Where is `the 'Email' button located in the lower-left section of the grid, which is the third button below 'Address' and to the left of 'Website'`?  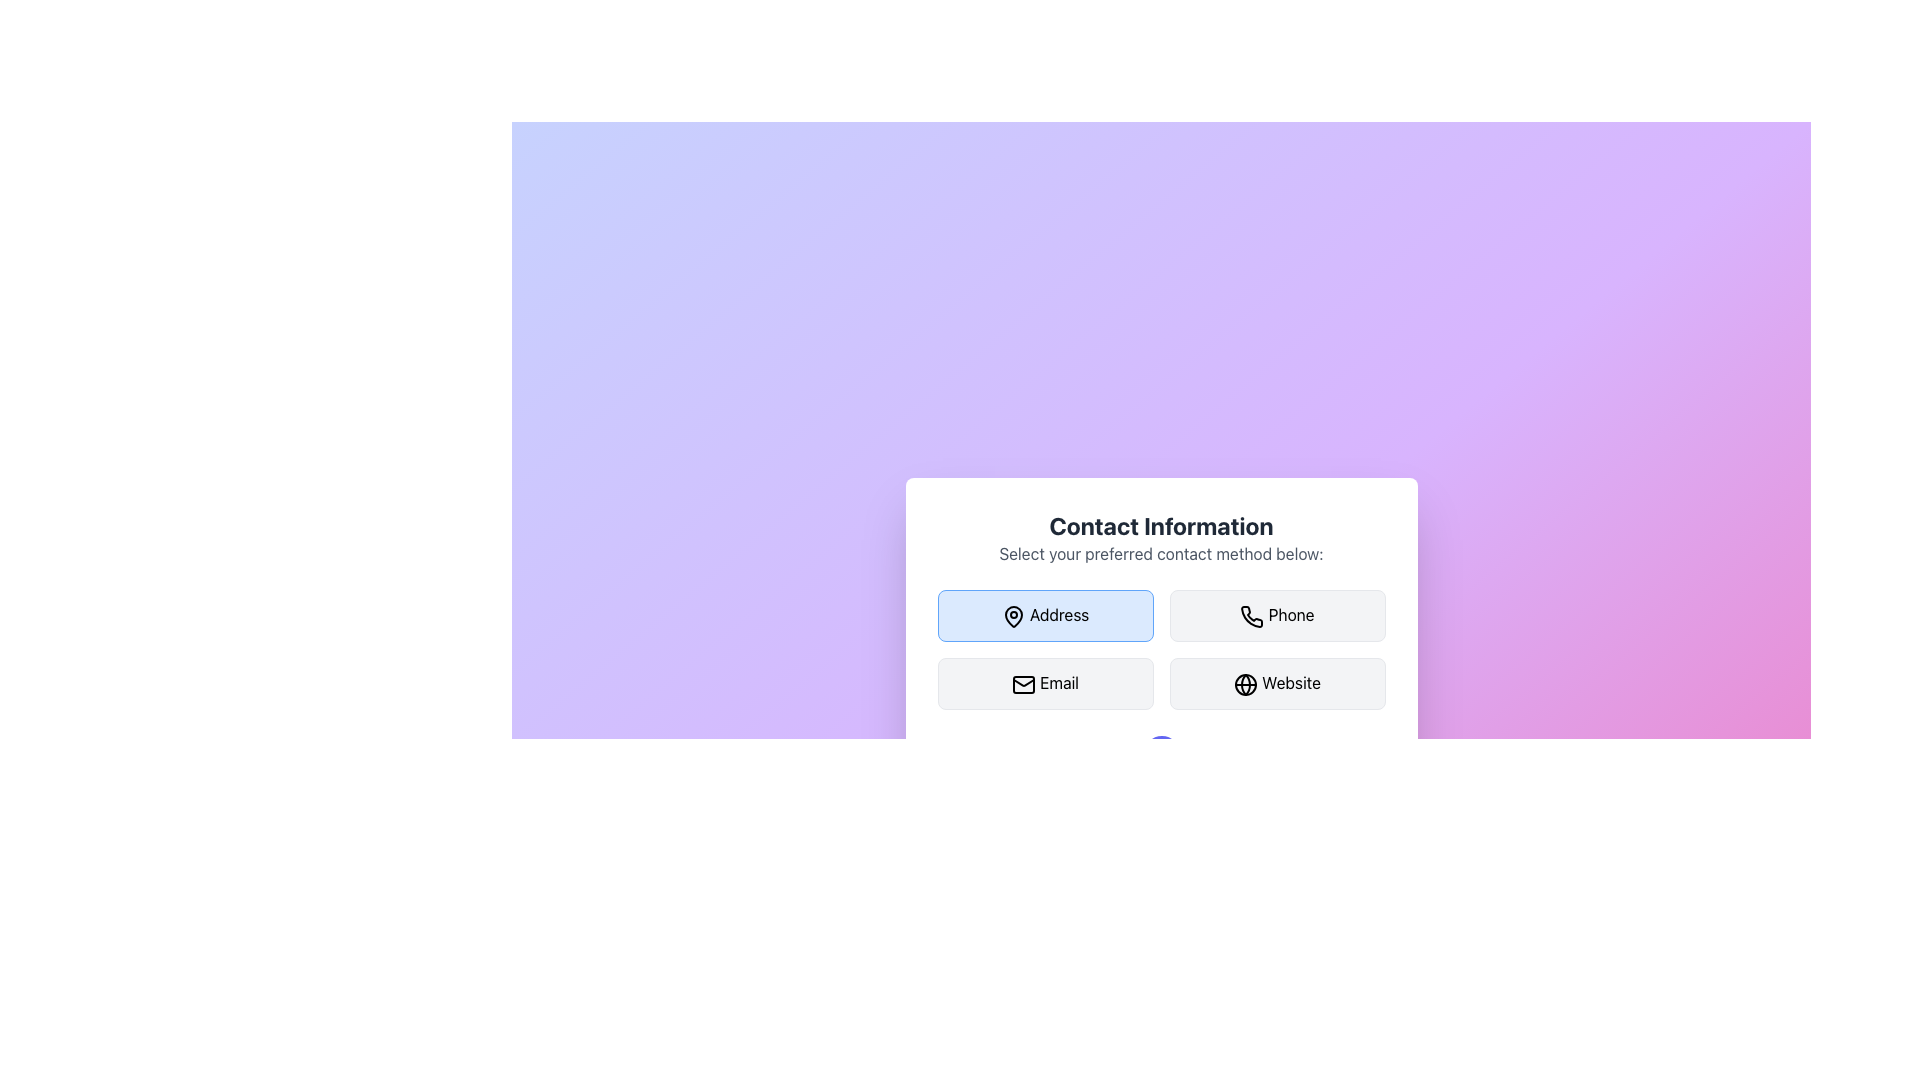
the 'Email' button located in the lower-left section of the grid, which is the third button below 'Address' and to the left of 'Website' is located at coordinates (1044, 682).